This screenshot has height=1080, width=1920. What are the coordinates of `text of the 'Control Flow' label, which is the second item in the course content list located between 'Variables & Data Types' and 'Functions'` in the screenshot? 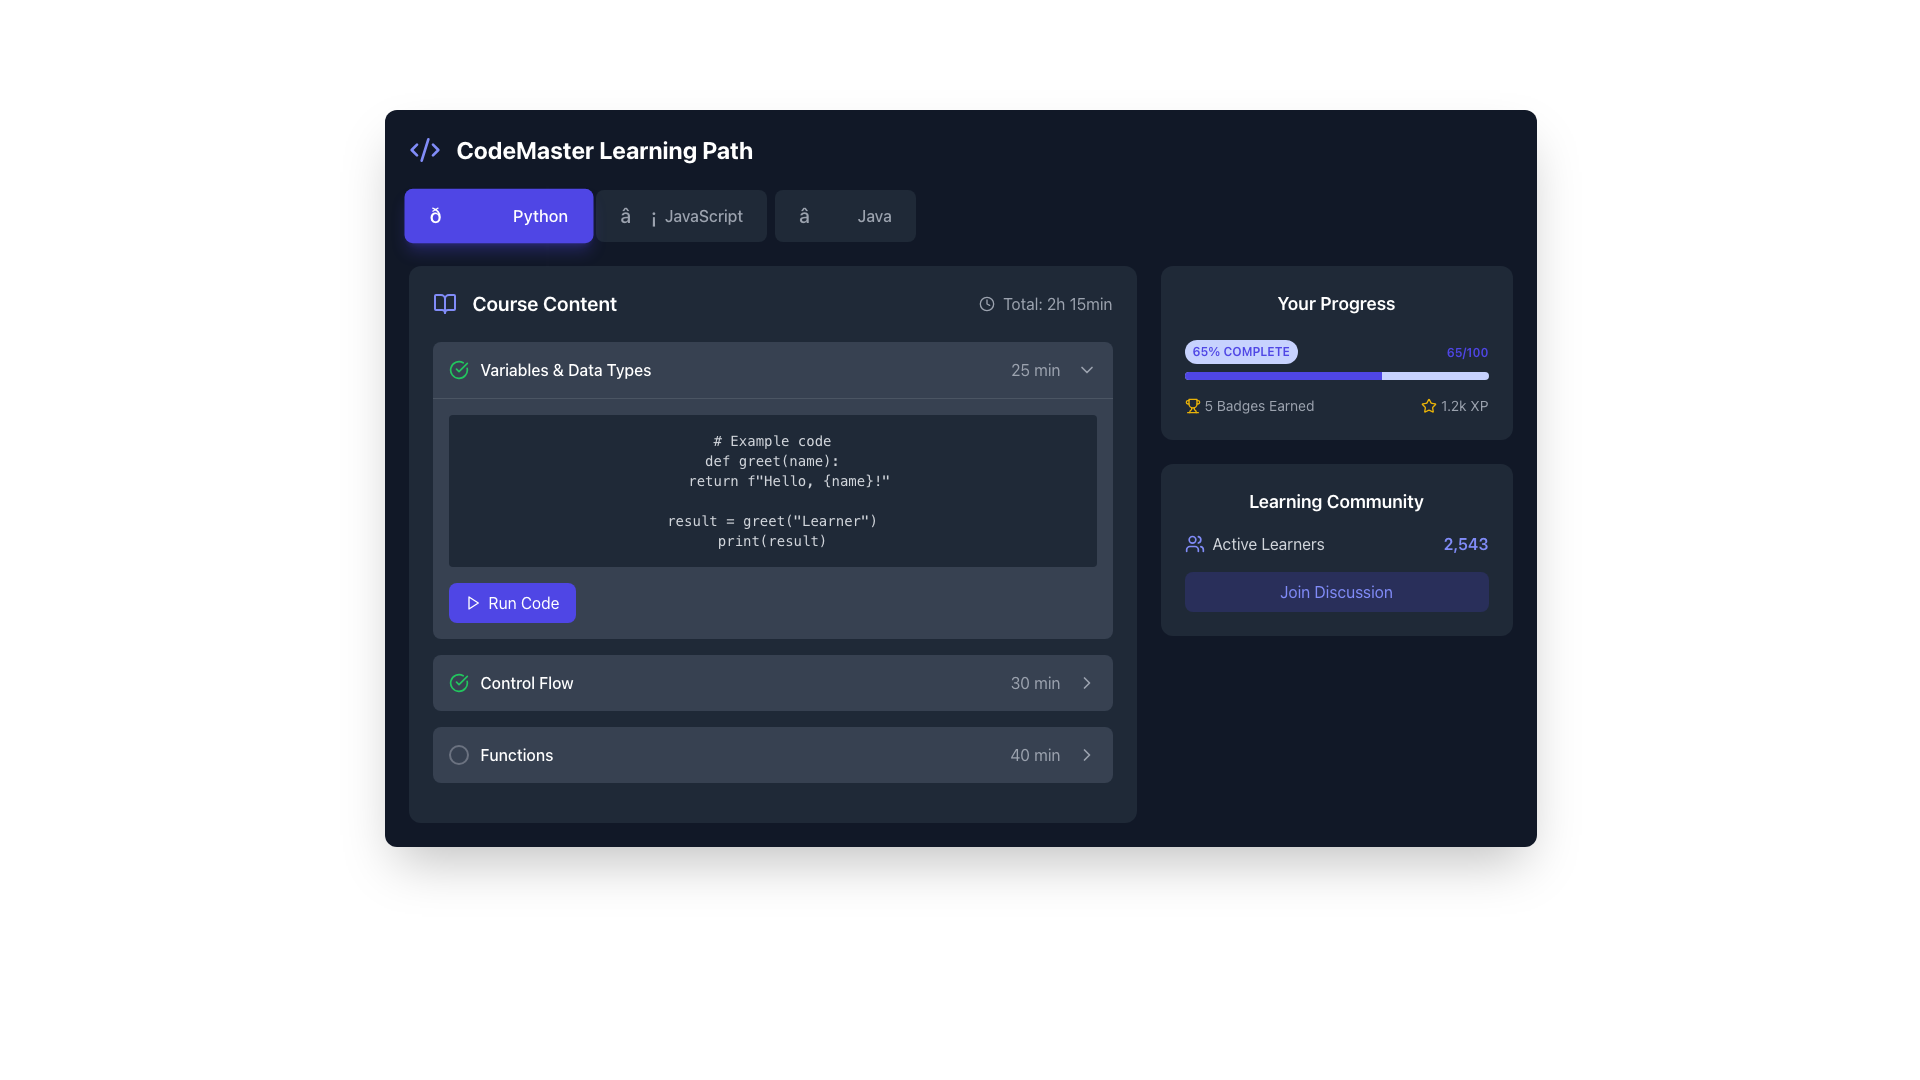 It's located at (527, 681).